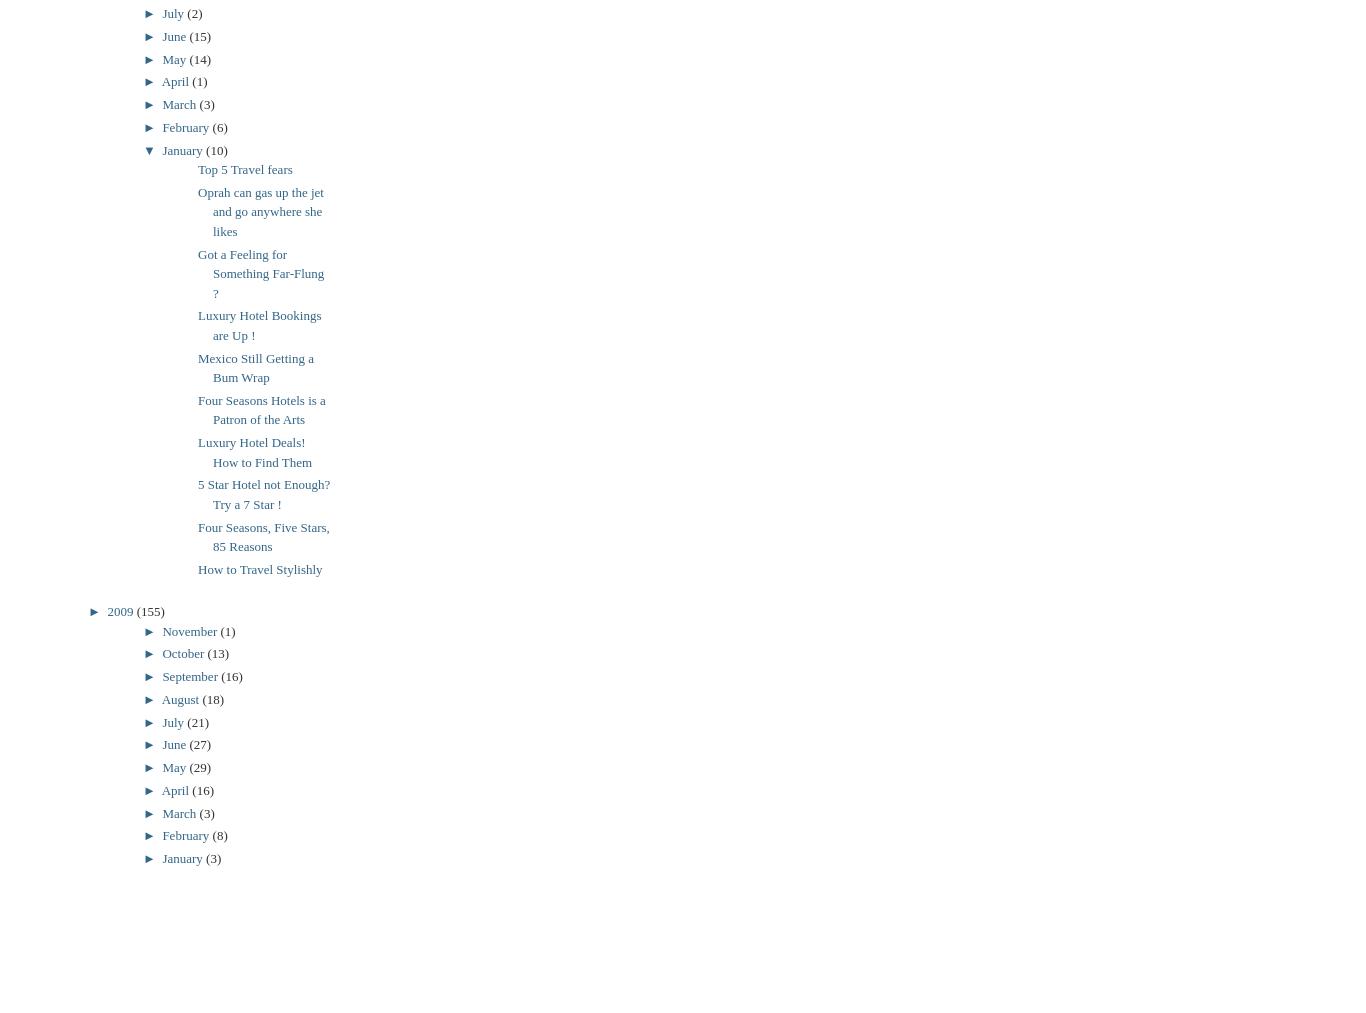 Image resolution: width=1366 pixels, height=1013 pixels. Describe the element at coordinates (183, 652) in the screenshot. I see `'October'` at that location.